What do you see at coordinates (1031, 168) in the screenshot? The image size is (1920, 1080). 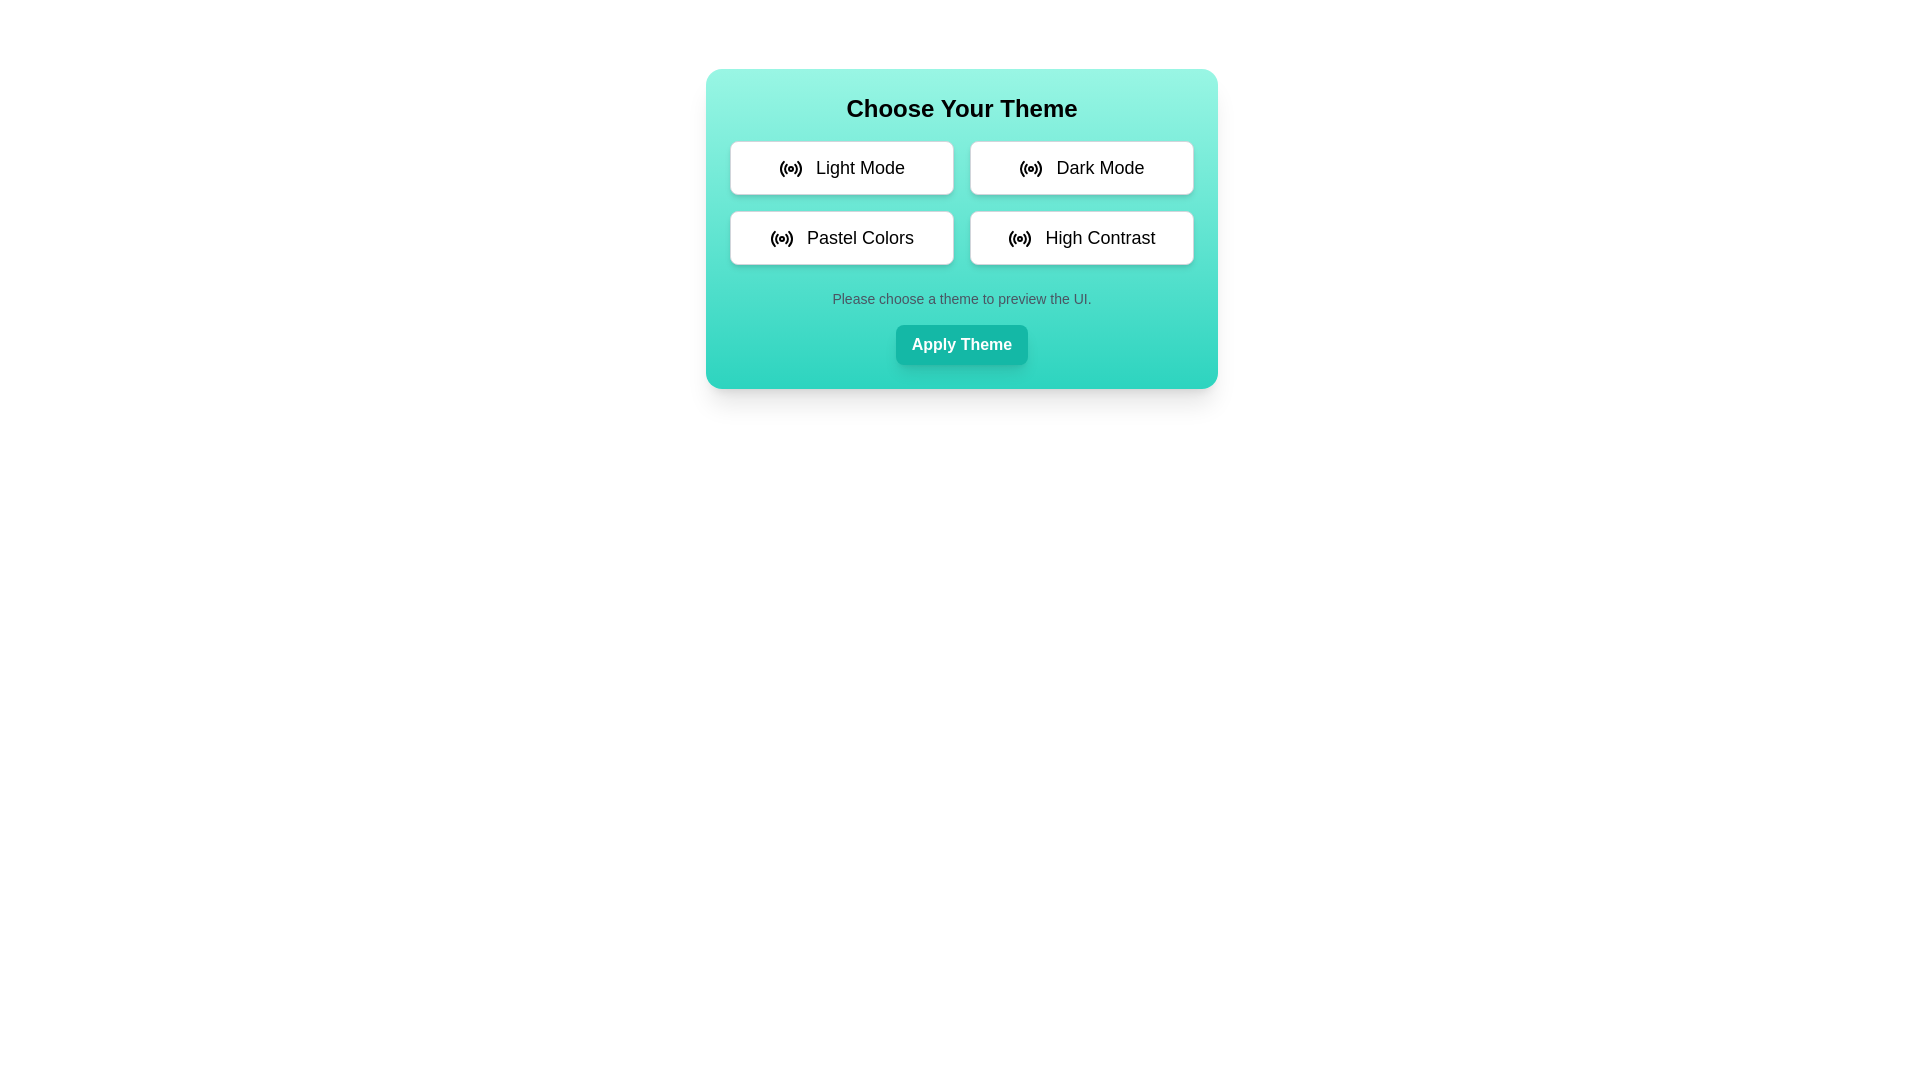 I see `the 'Dark Mode' button, which is the second button in the first row of the theme selection grid, indicated by an SVG graphical element resembling a radio frequency or broadcasting icon` at bounding box center [1031, 168].